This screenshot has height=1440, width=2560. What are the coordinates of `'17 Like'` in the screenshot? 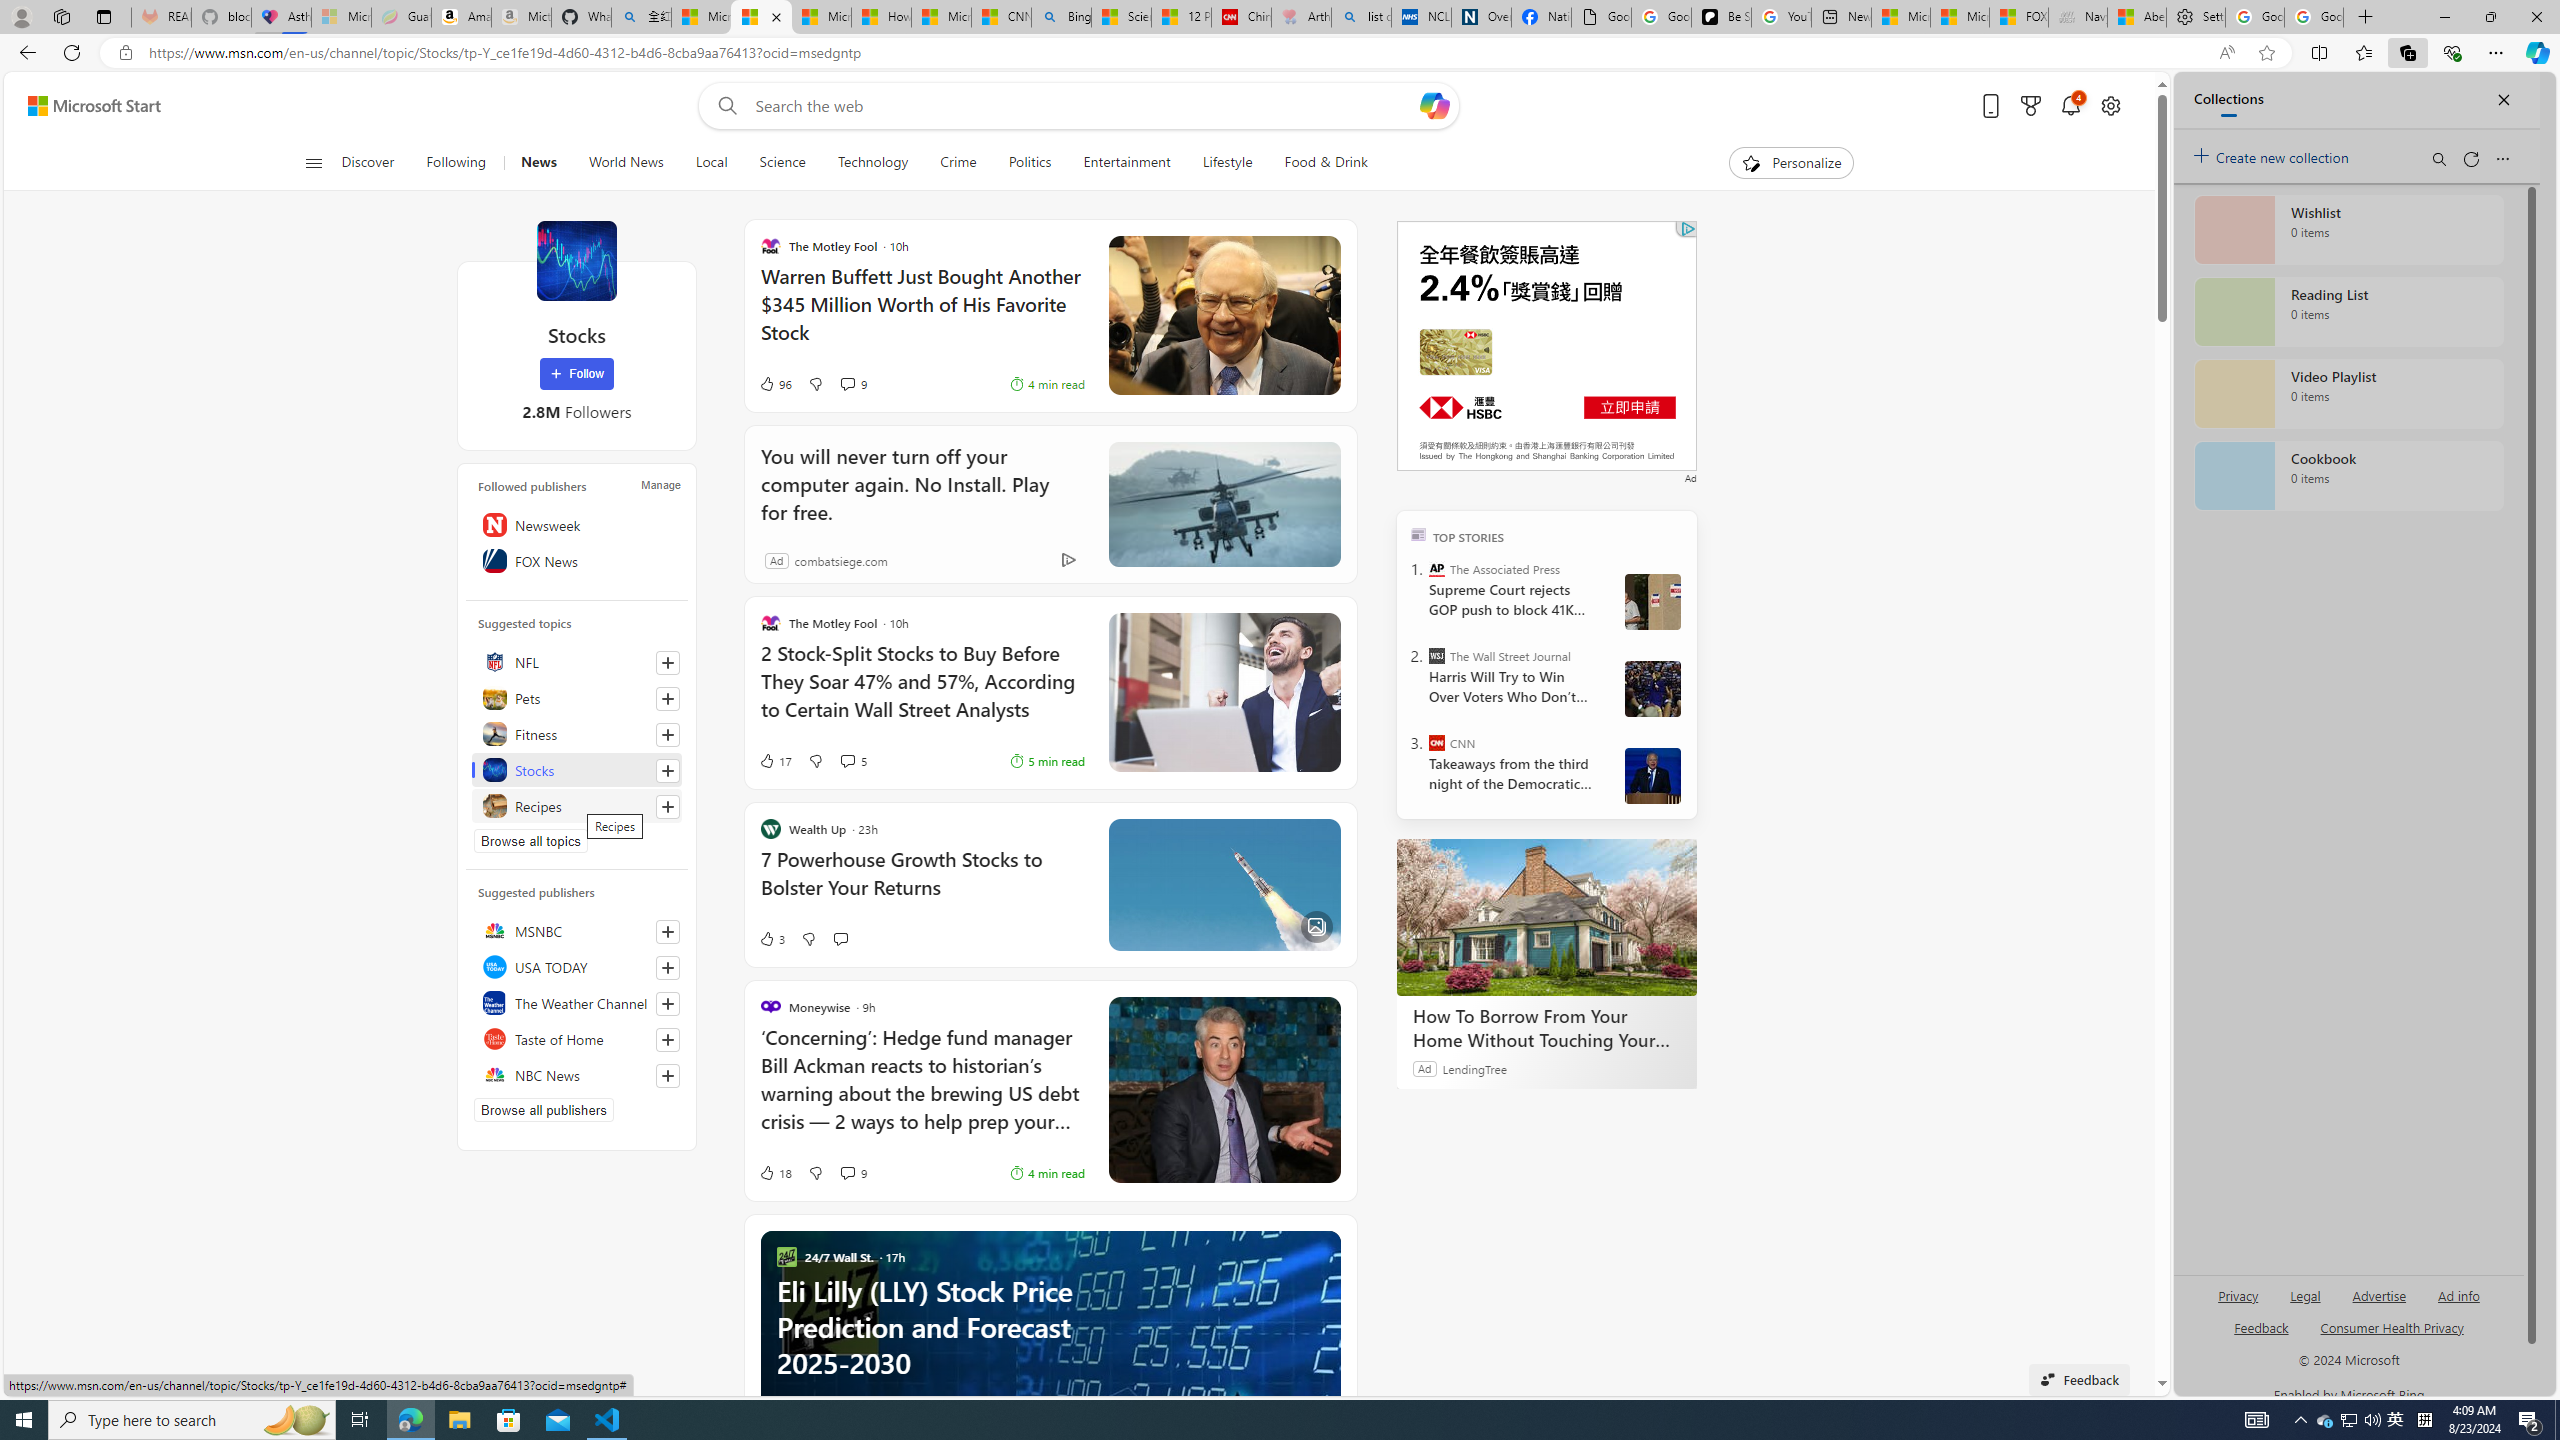 It's located at (774, 761).